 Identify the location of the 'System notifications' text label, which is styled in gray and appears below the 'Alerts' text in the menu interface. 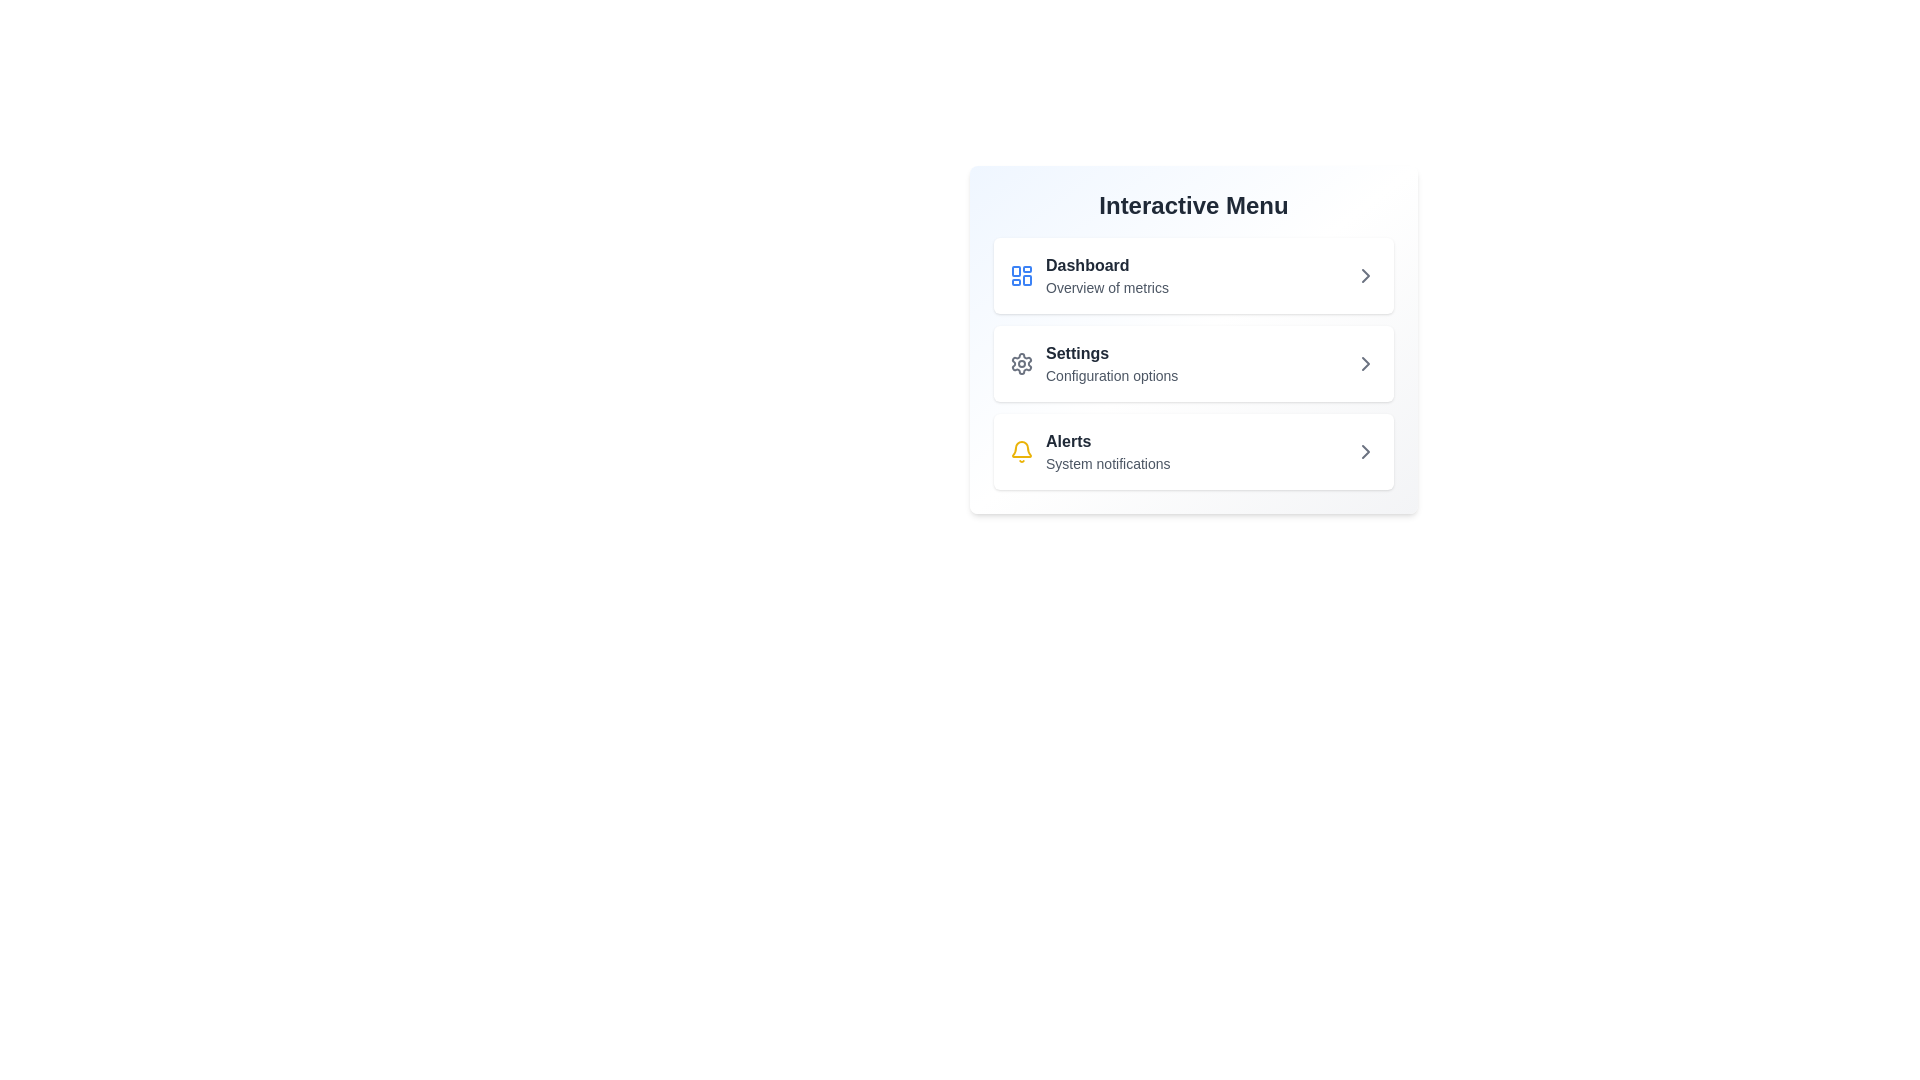
(1107, 463).